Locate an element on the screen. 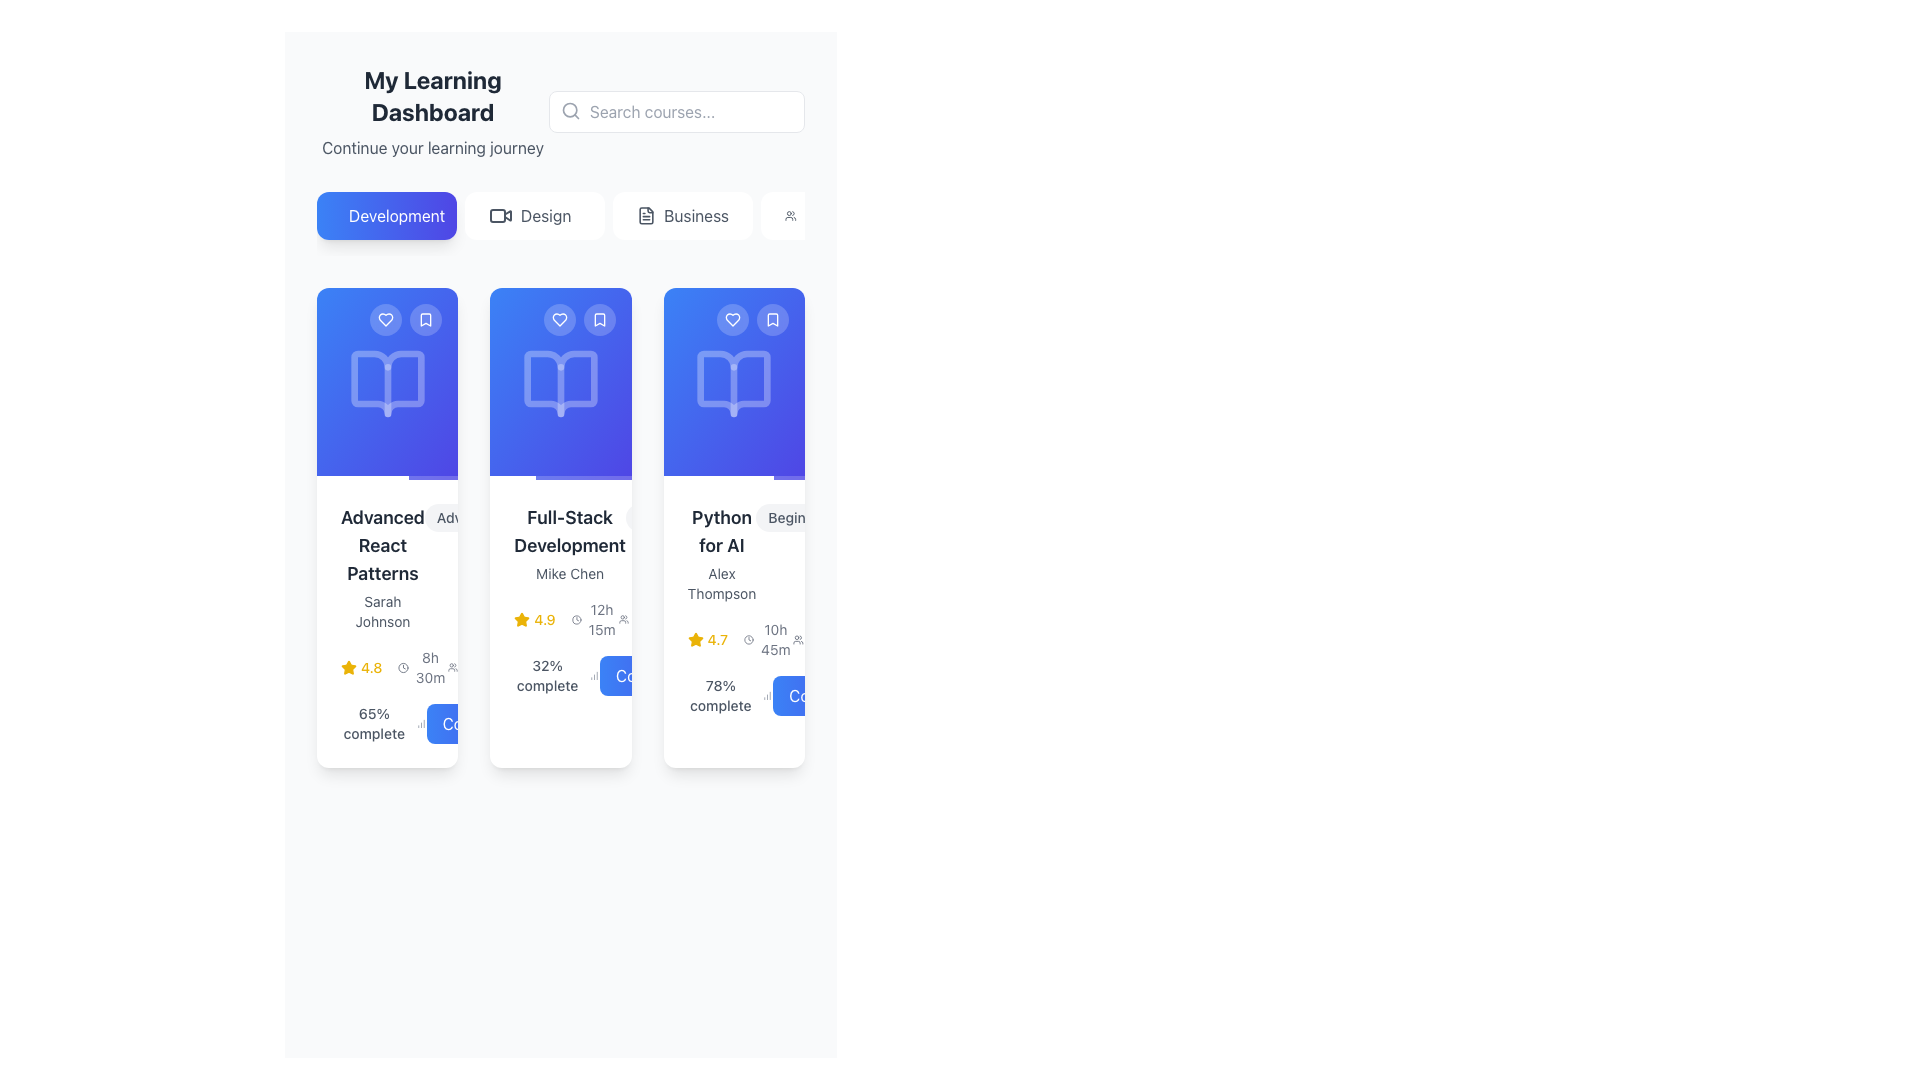  the text label displaying '4.9', which is styled in yellow, located to the right of a yellow star icon in the course details section of the 'Full-Stack Development' card is located at coordinates (545, 619).